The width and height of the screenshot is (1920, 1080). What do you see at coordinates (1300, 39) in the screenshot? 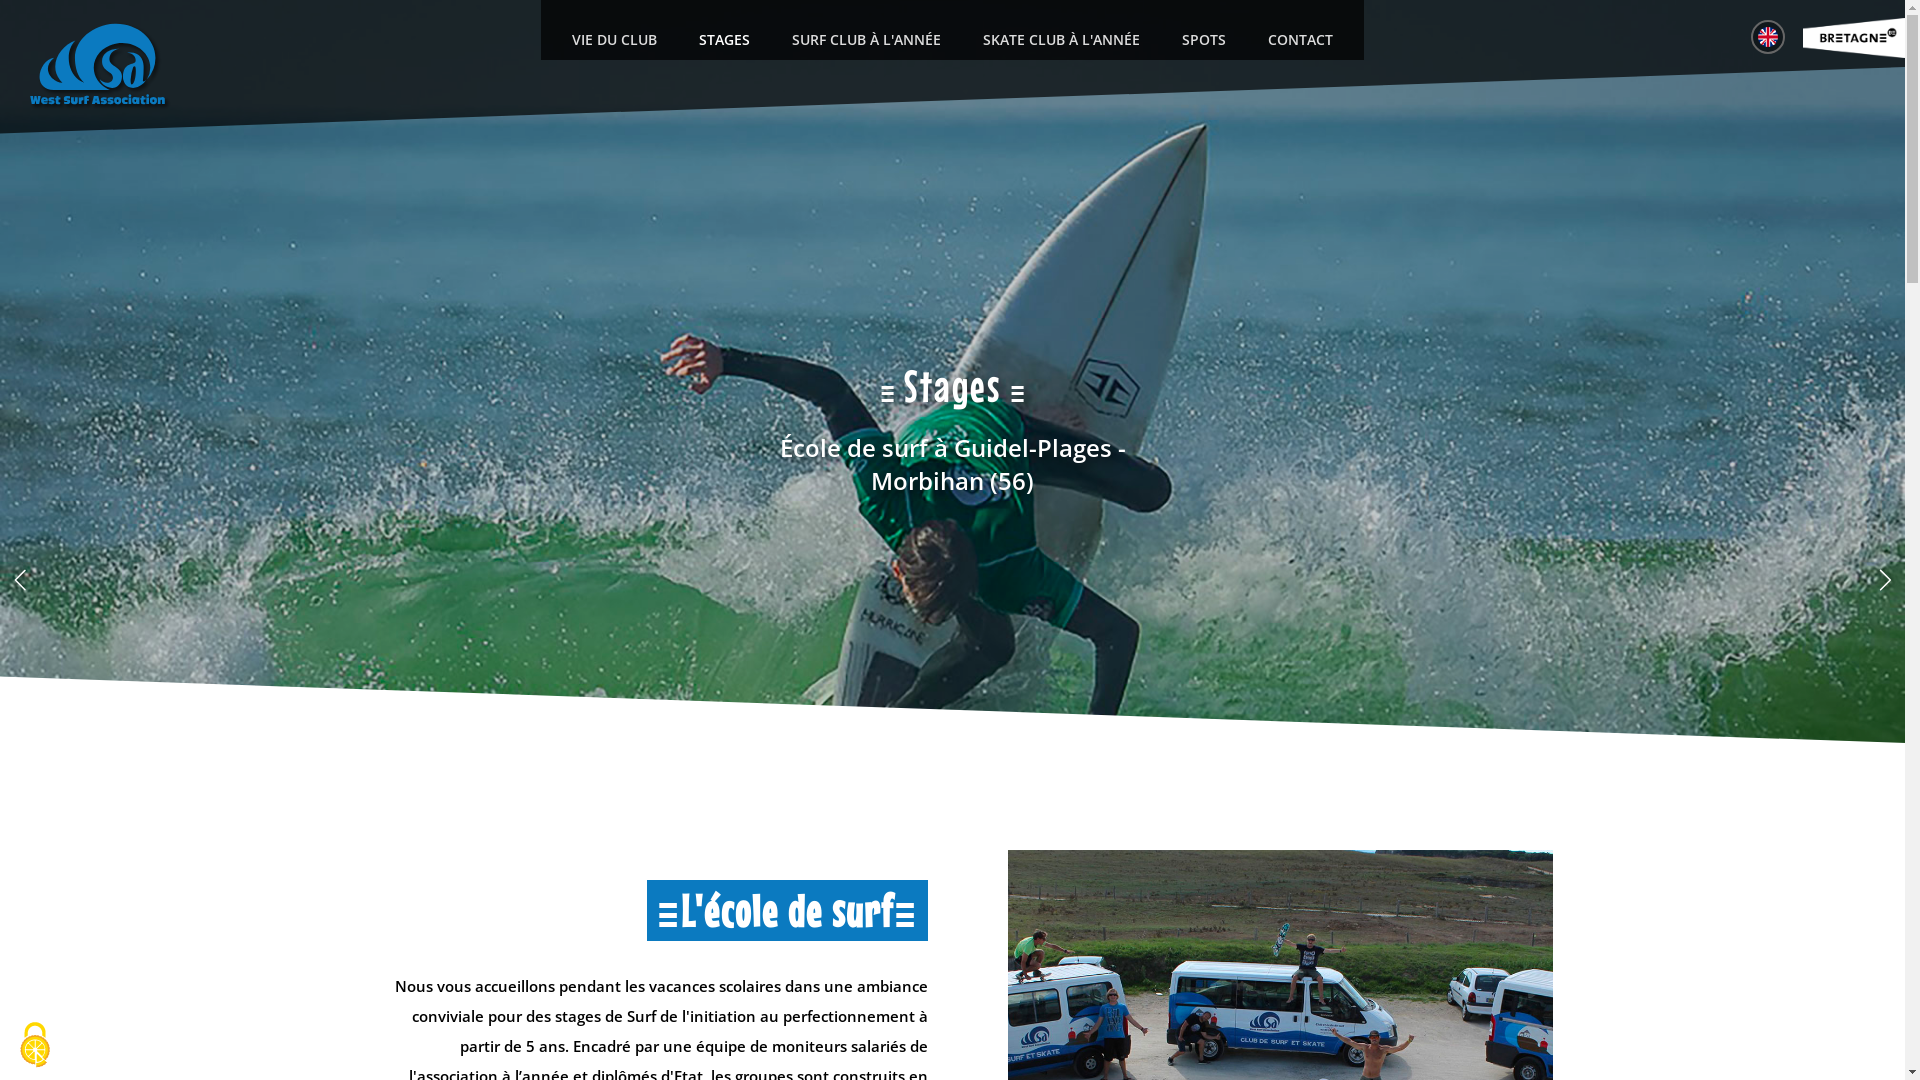
I see `'CONTACT'` at bounding box center [1300, 39].